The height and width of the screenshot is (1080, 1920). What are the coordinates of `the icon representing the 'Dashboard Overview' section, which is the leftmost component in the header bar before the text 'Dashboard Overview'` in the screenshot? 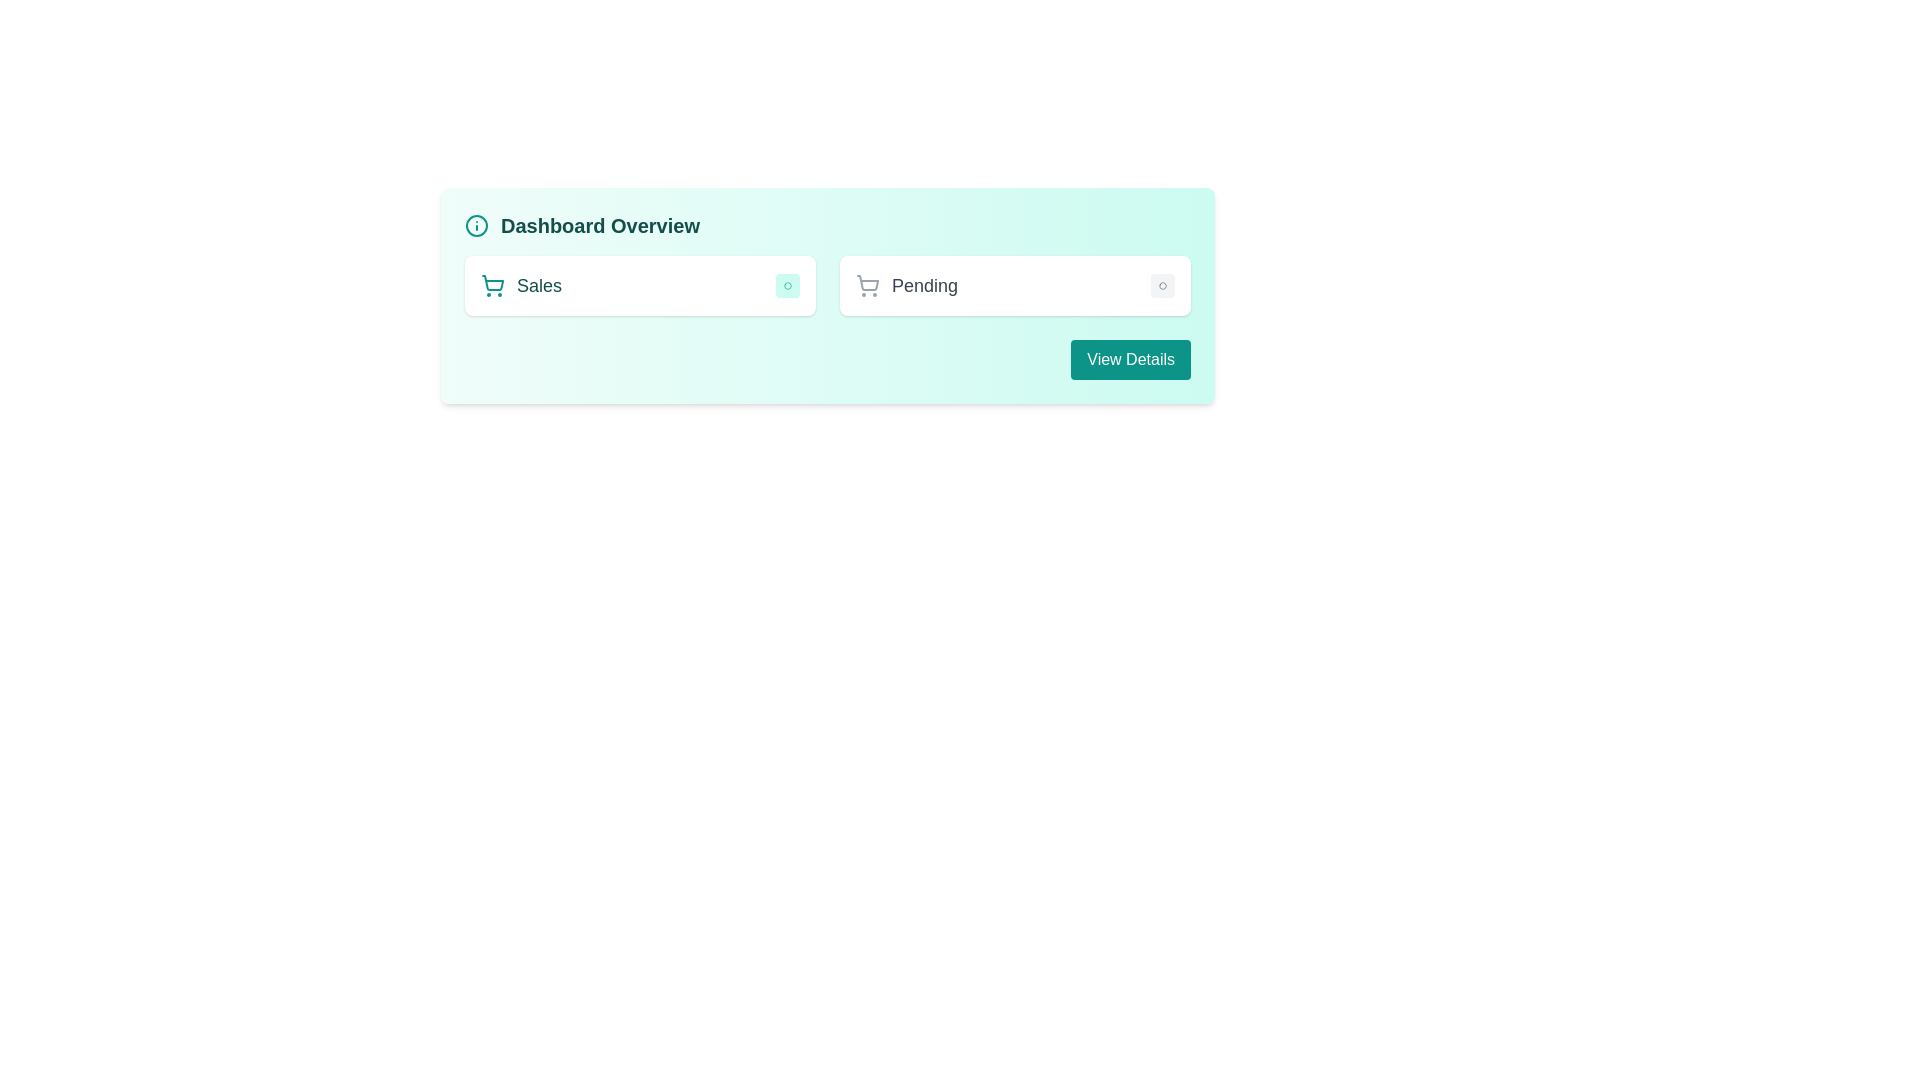 It's located at (475, 225).